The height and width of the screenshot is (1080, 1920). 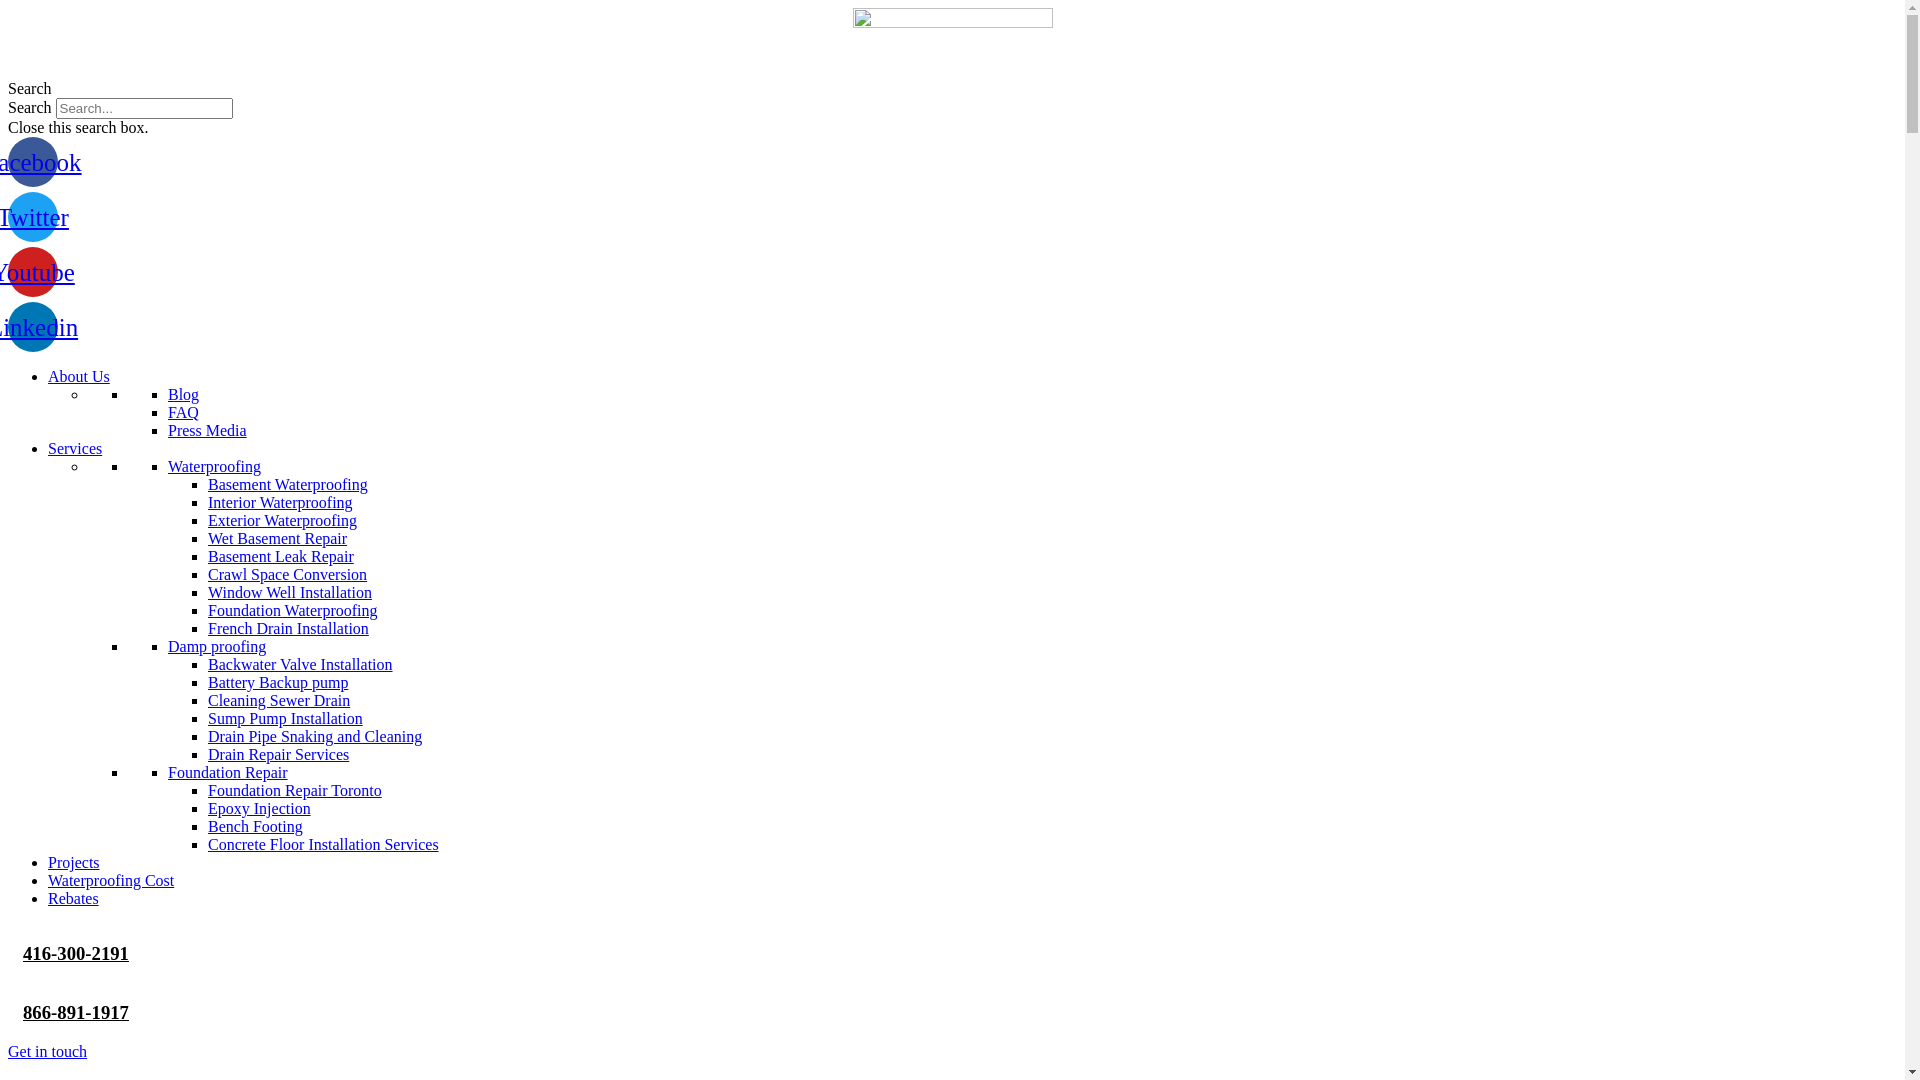 What do you see at coordinates (78, 376) in the screenshot?
I see `'About Us'` at bounding box center [78, 376].